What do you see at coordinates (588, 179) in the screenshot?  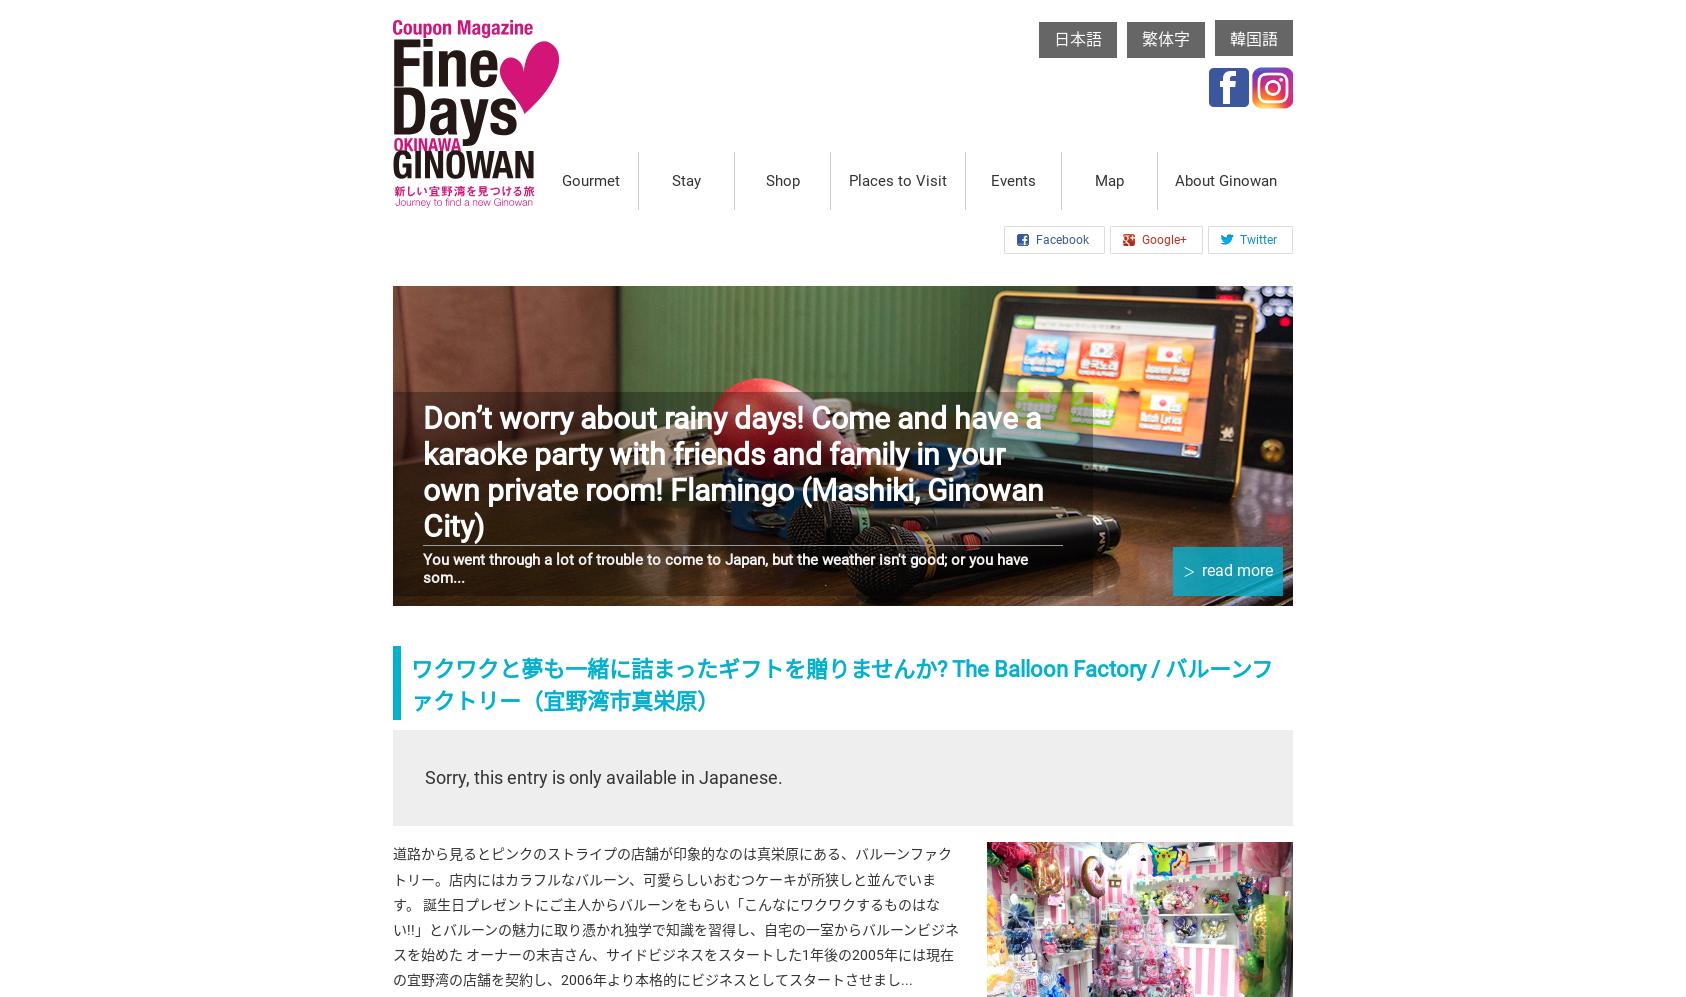 I see `'Gourmet'` at bounding box center [588, 179].